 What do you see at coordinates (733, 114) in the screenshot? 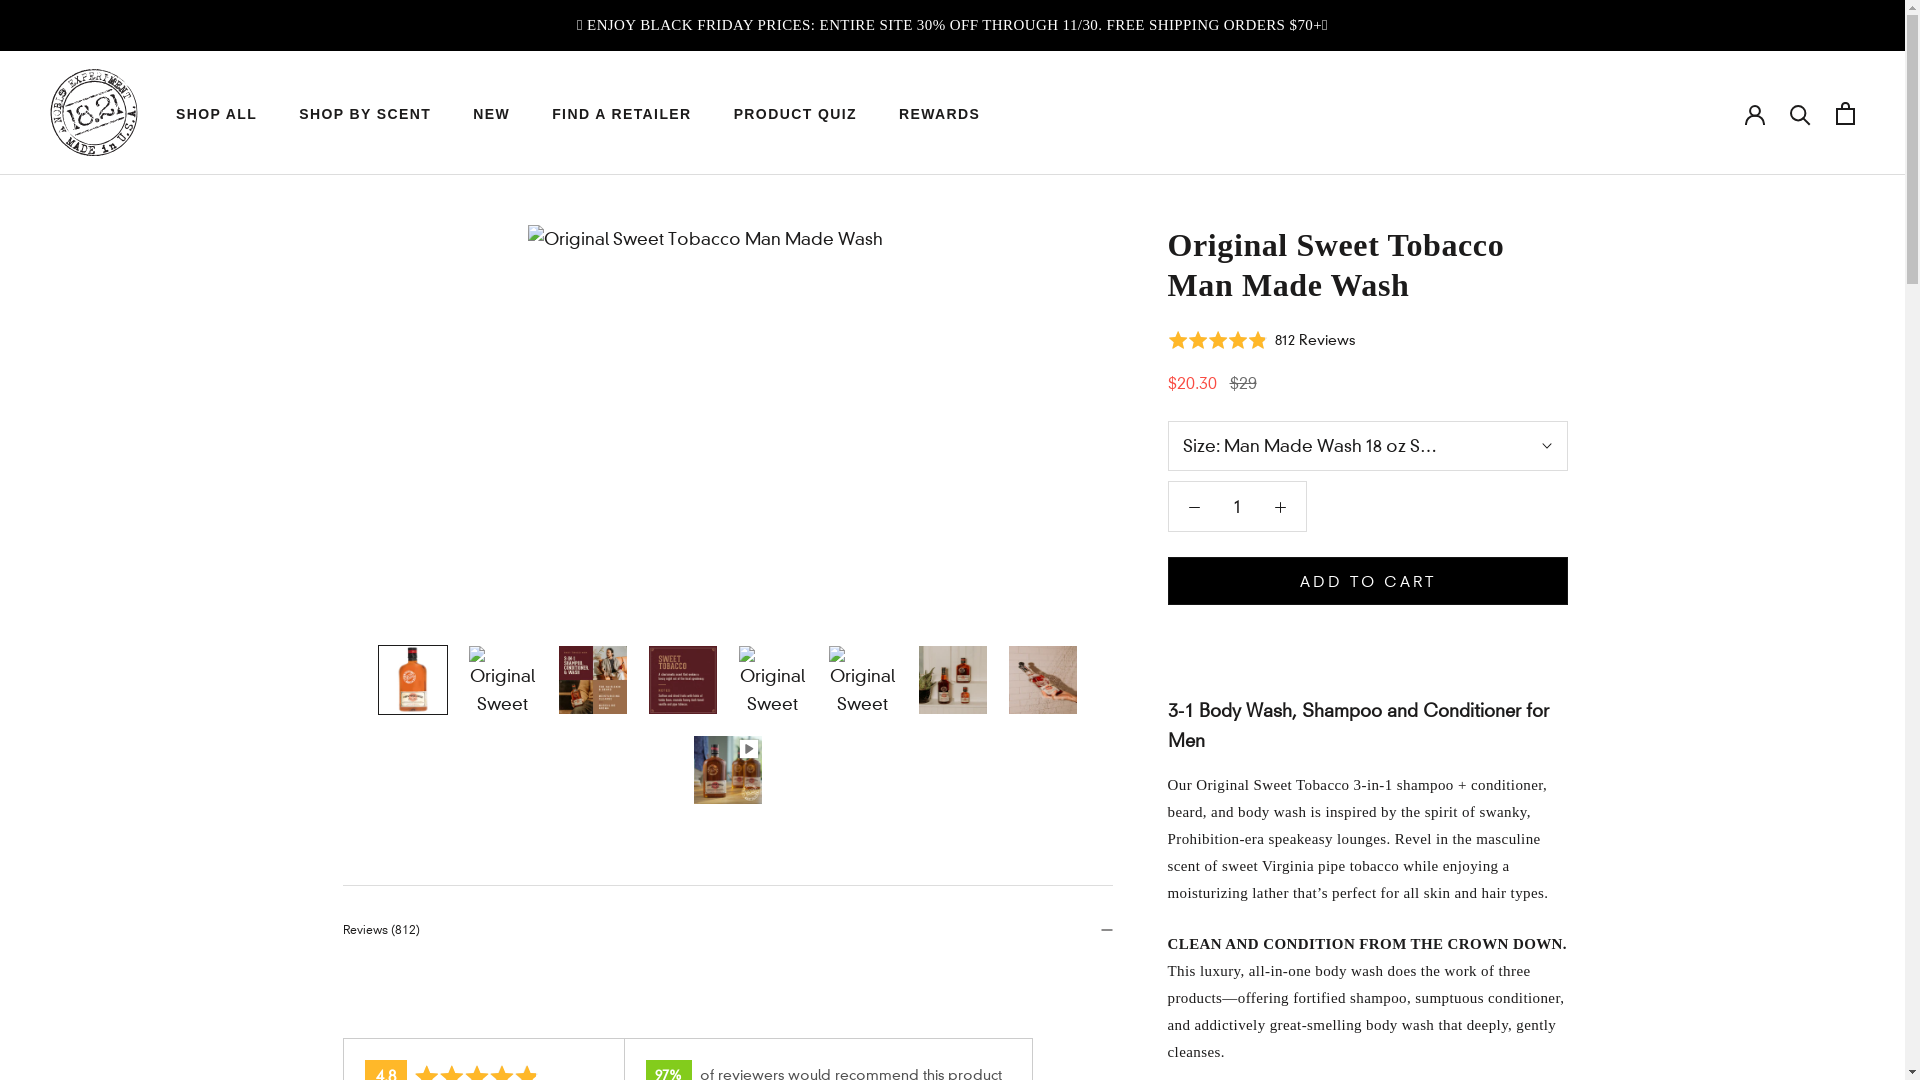
I see `'PRODUCT QUIZ` at bounding box center [733, 114].